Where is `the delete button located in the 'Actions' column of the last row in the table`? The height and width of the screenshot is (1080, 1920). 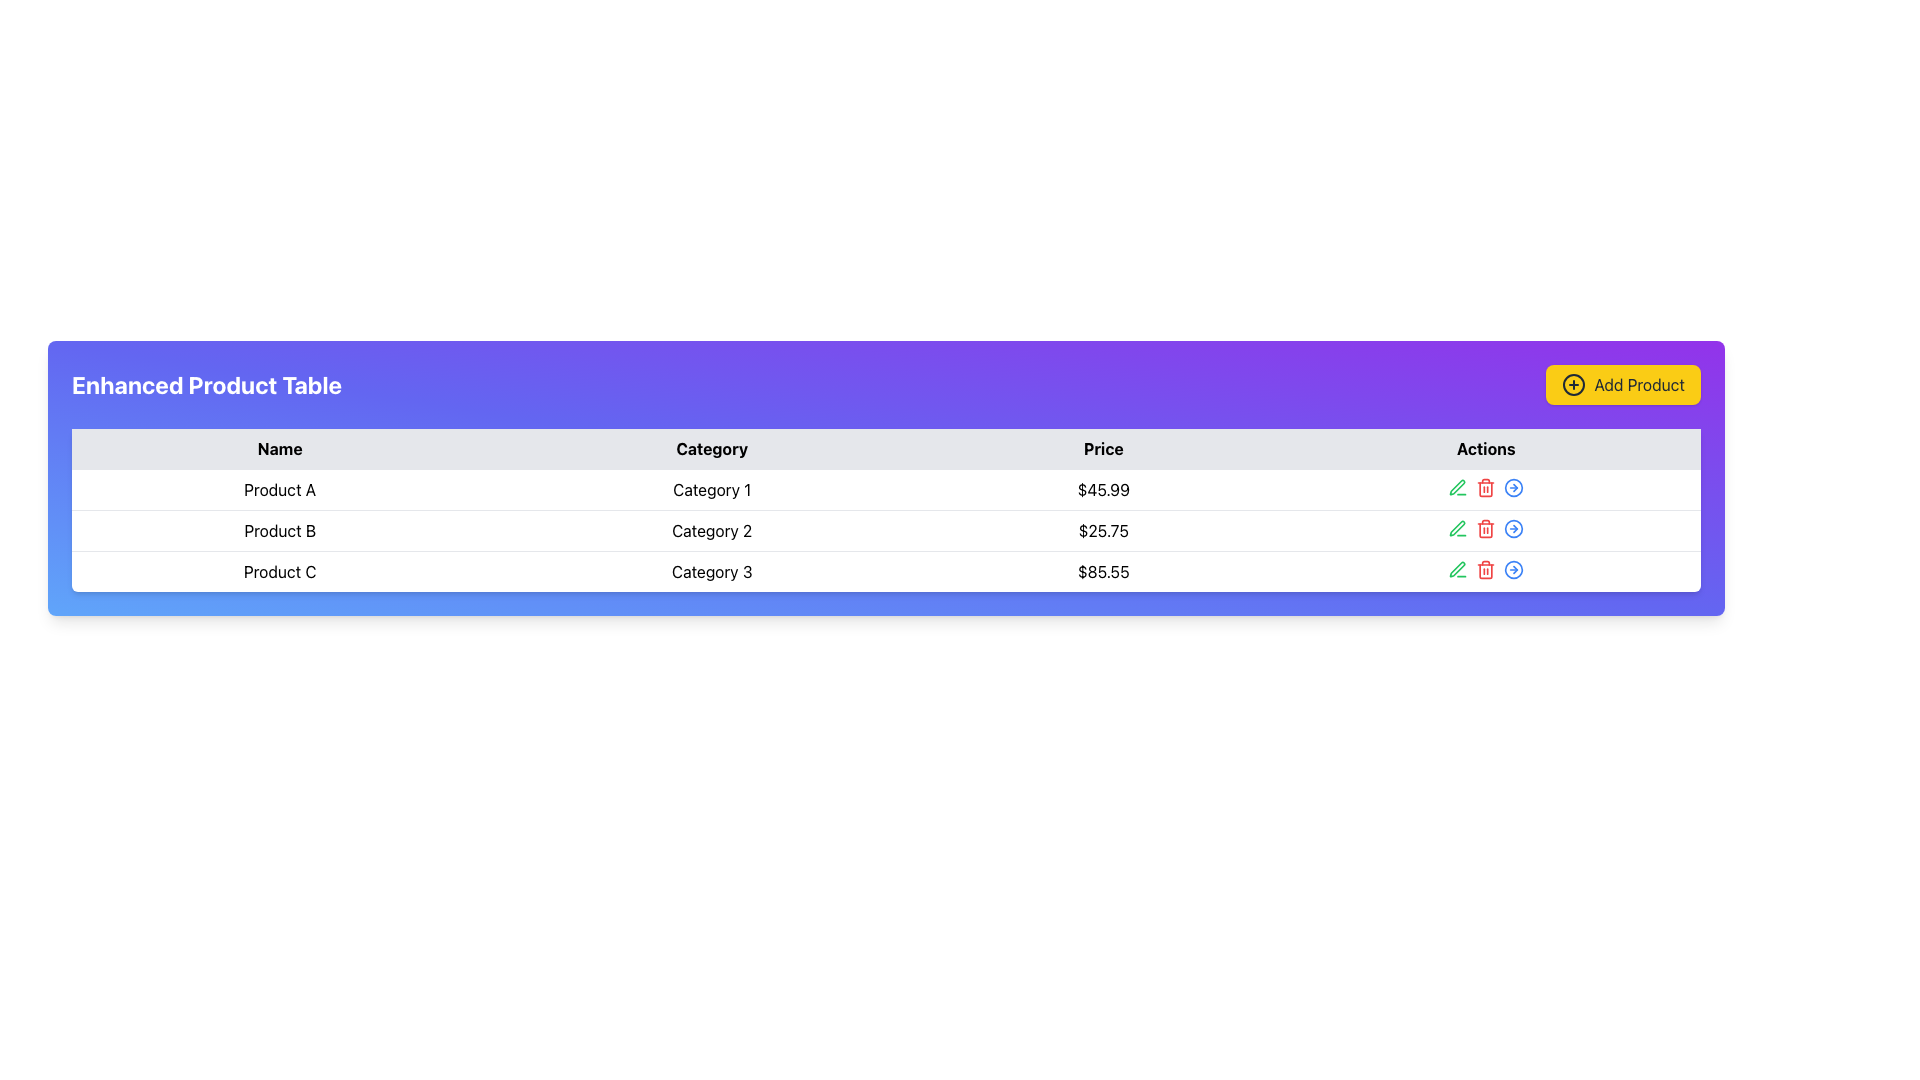 the delete button located in the 'Actions' column of the last row in the table is located at coordinates (1486, 528).